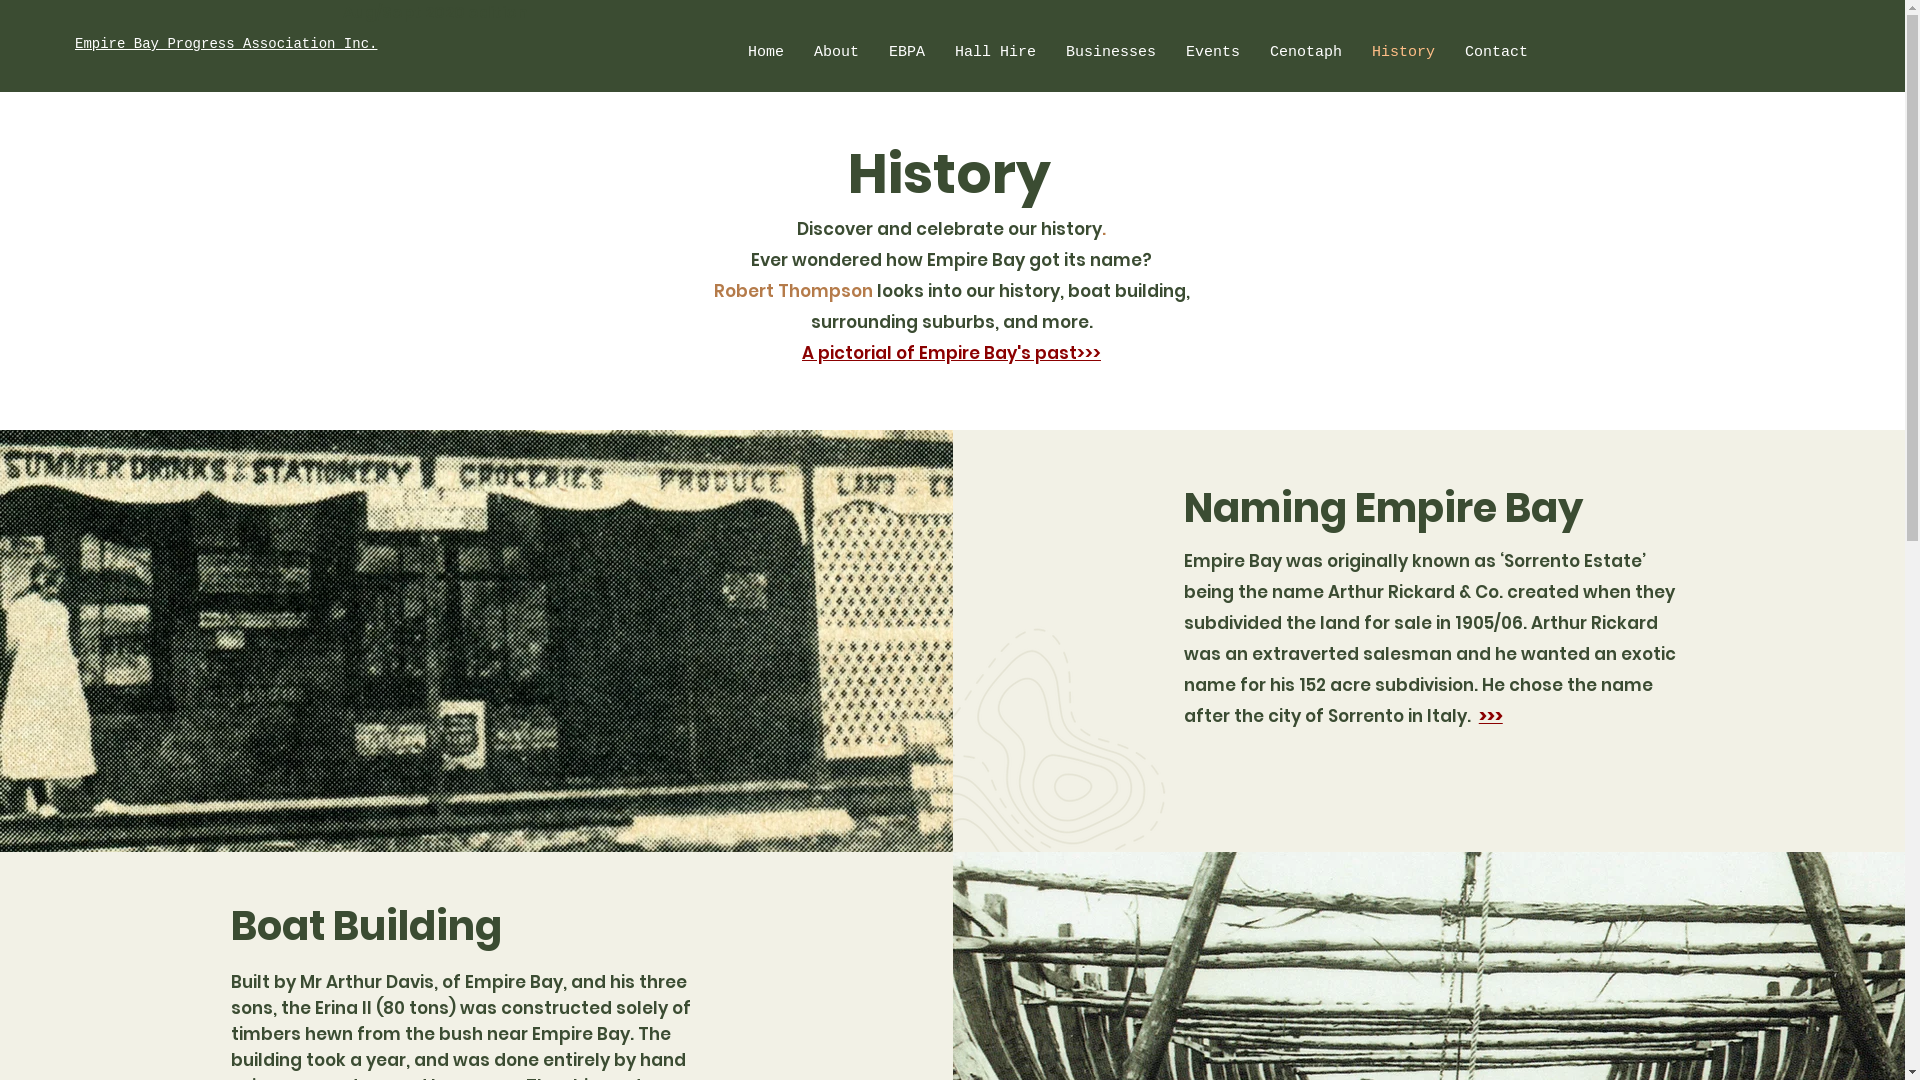 This screenshot has height=1080, width=1920. What do you see at coordinates (906, 52) in the screenshot?
I see `'EBPA'` at bounding box center [906, 52].